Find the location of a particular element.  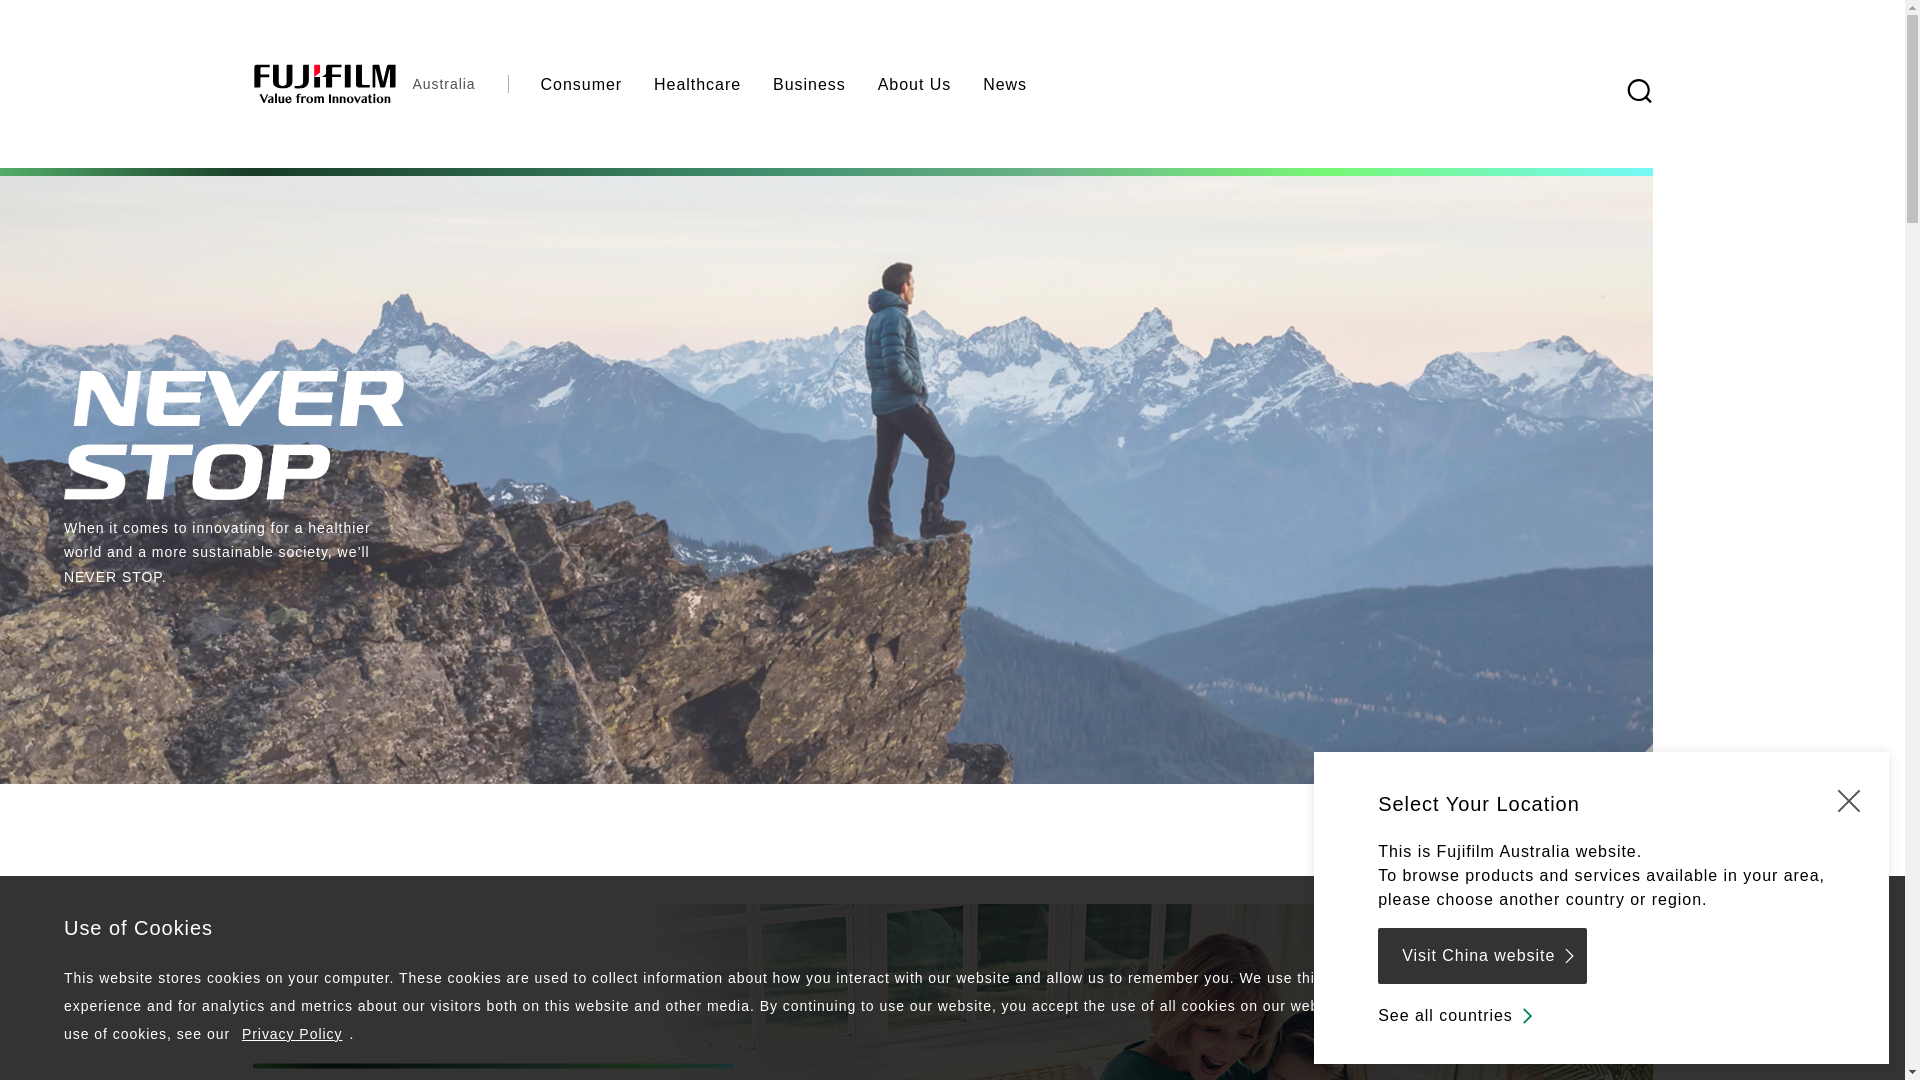

'Healthcare' is located at coordinates (697, 83).